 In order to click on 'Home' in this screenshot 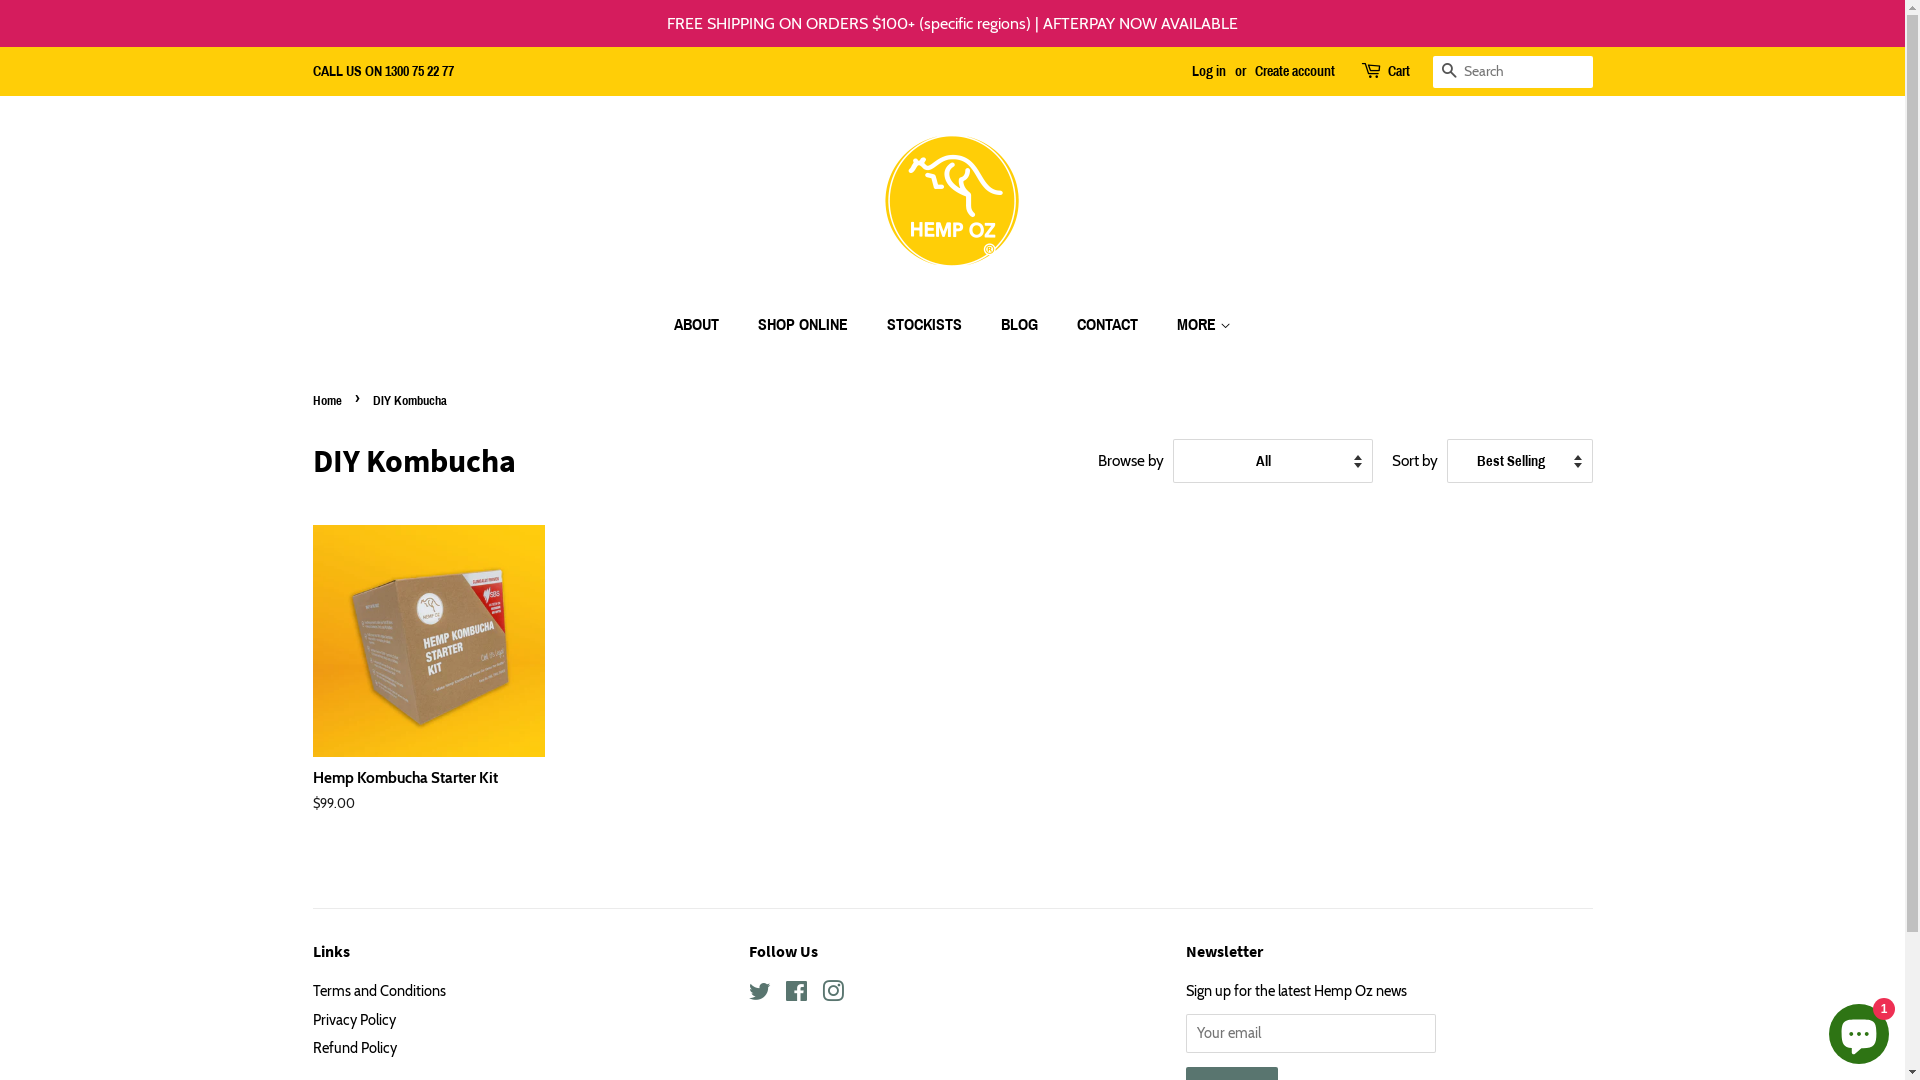, I will do `click(311, 401)`.